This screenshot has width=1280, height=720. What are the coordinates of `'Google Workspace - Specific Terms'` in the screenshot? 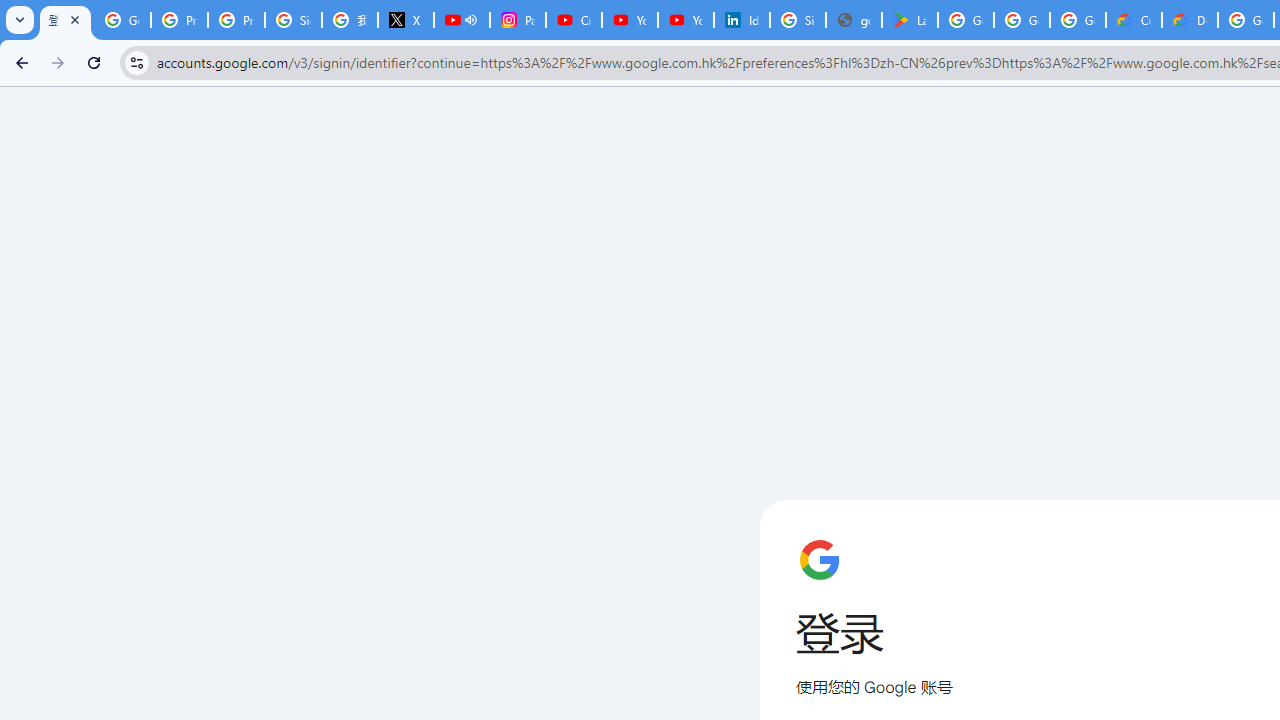 It's located at (1076, 20).